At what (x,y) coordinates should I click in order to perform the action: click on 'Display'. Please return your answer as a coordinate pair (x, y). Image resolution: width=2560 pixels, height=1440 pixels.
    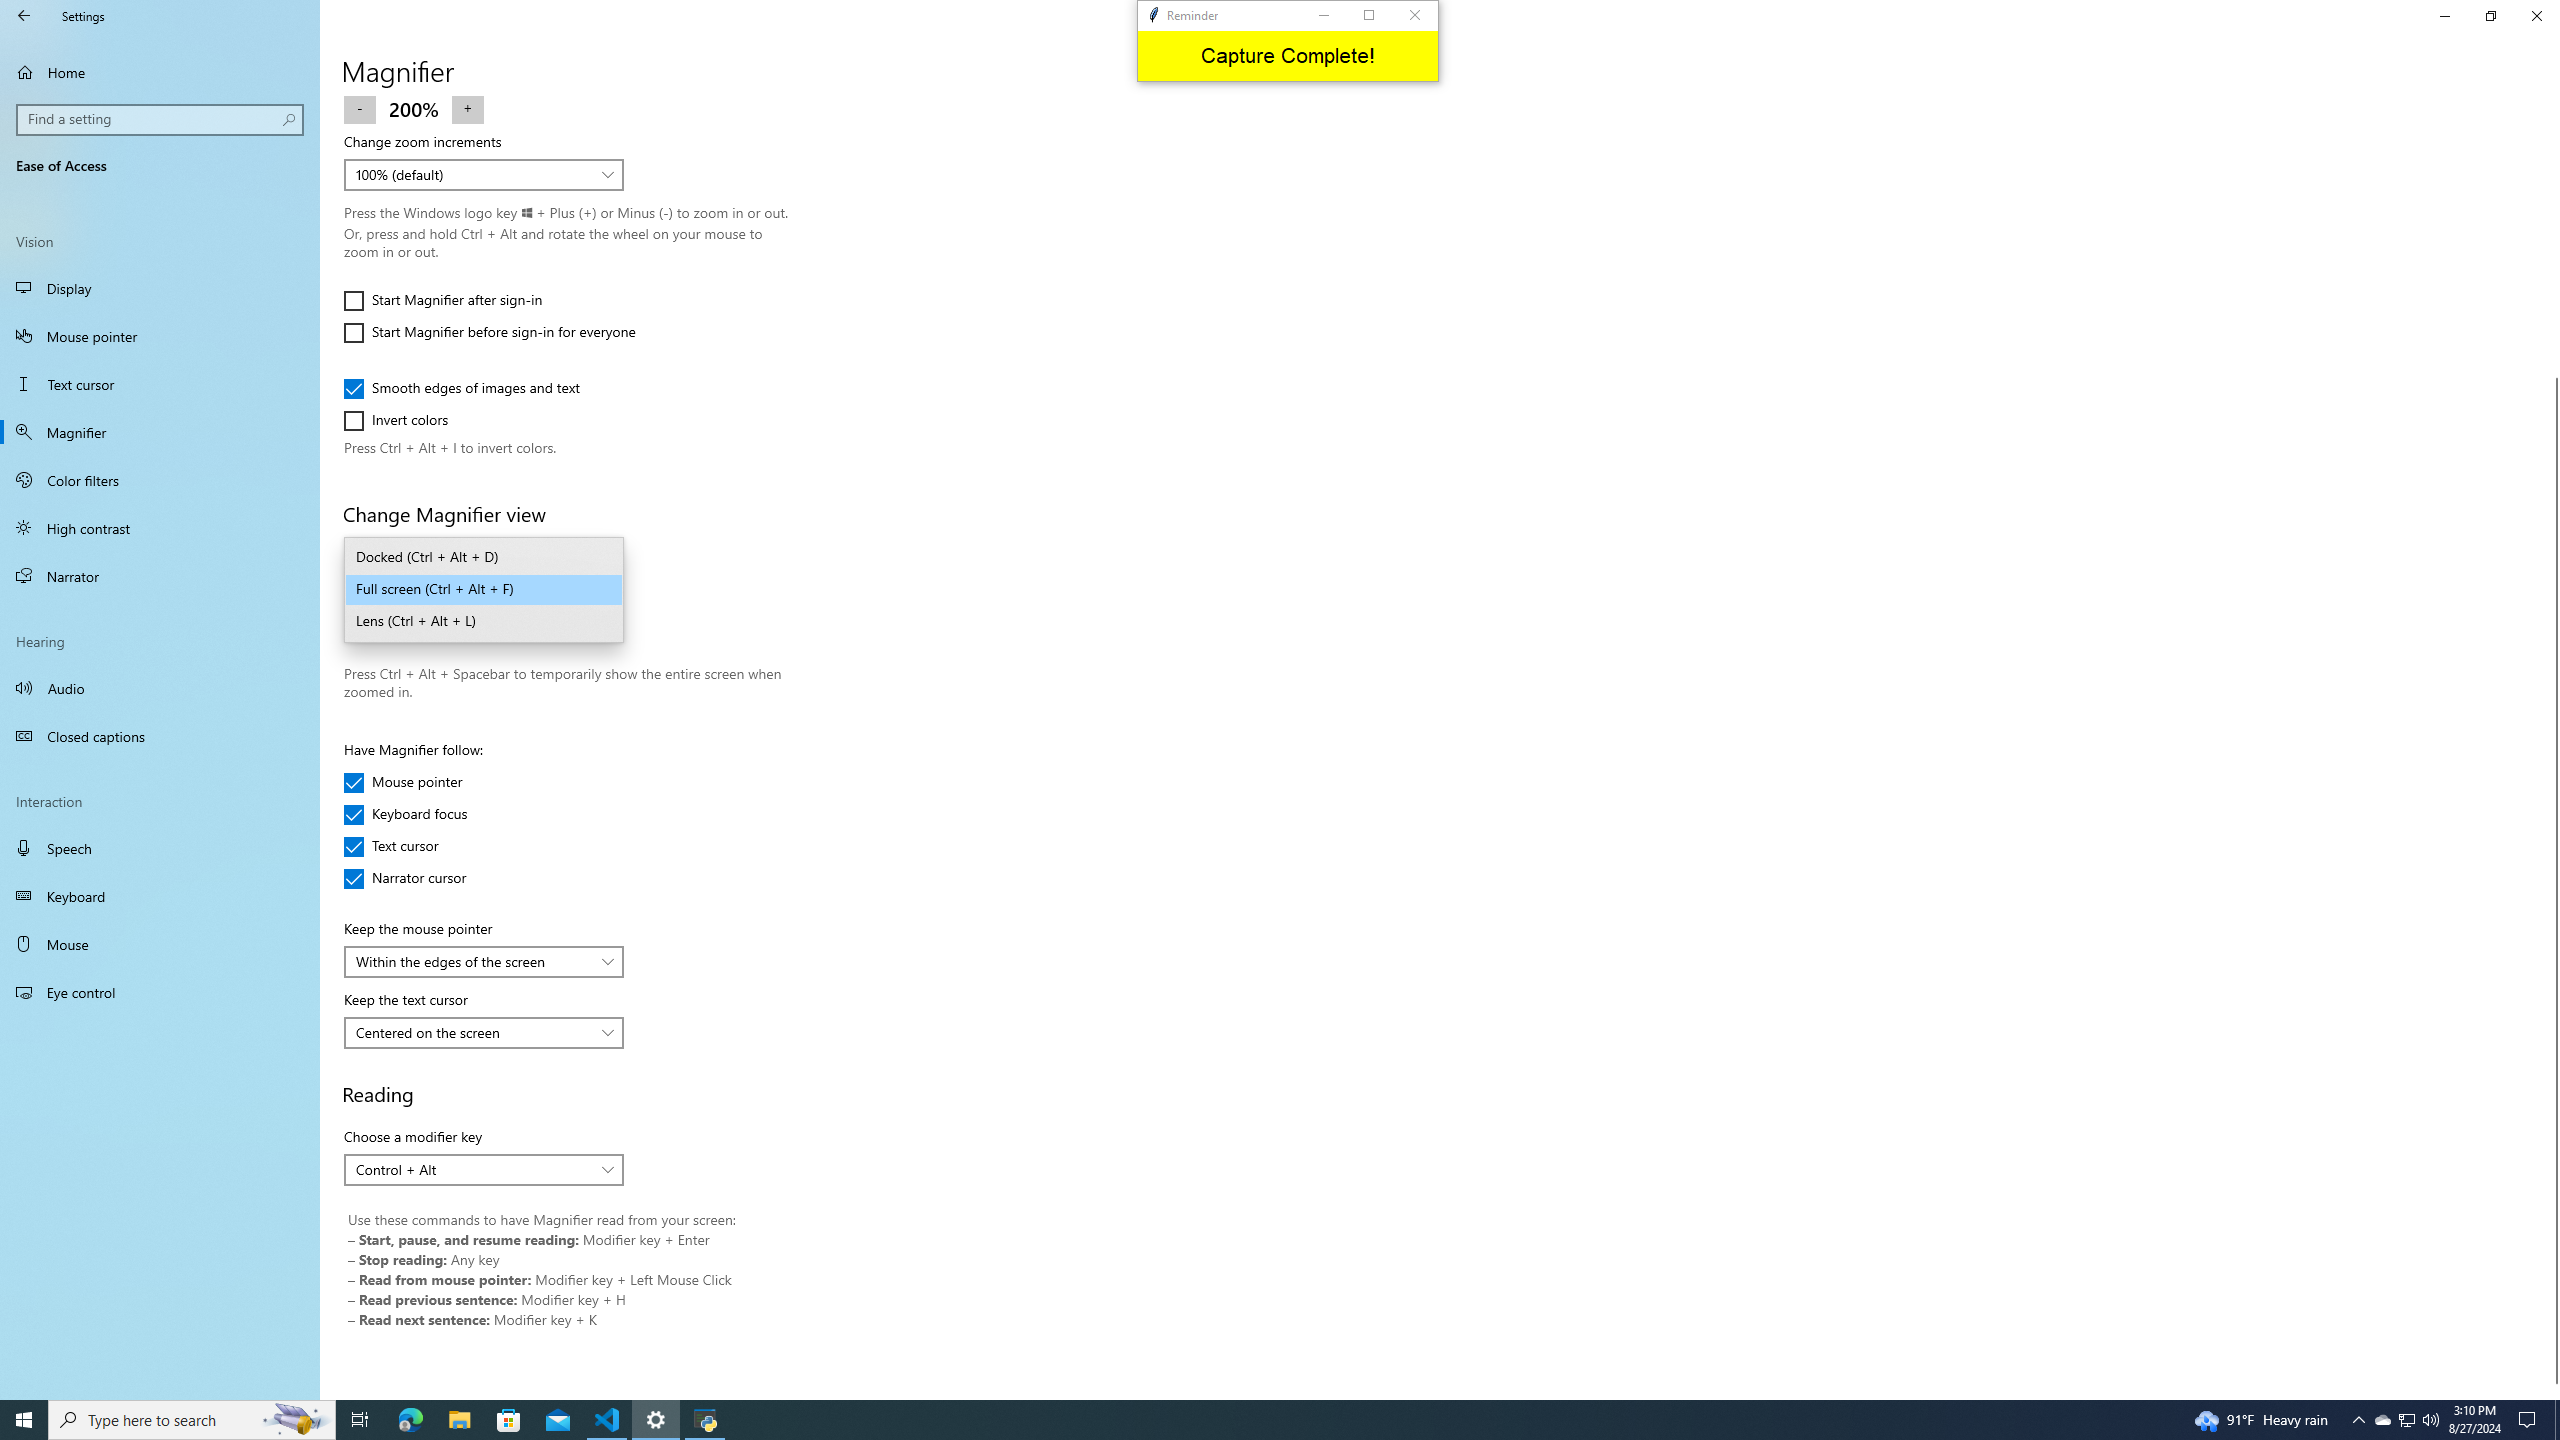
    Looking at the image, I should click on (159, 287).